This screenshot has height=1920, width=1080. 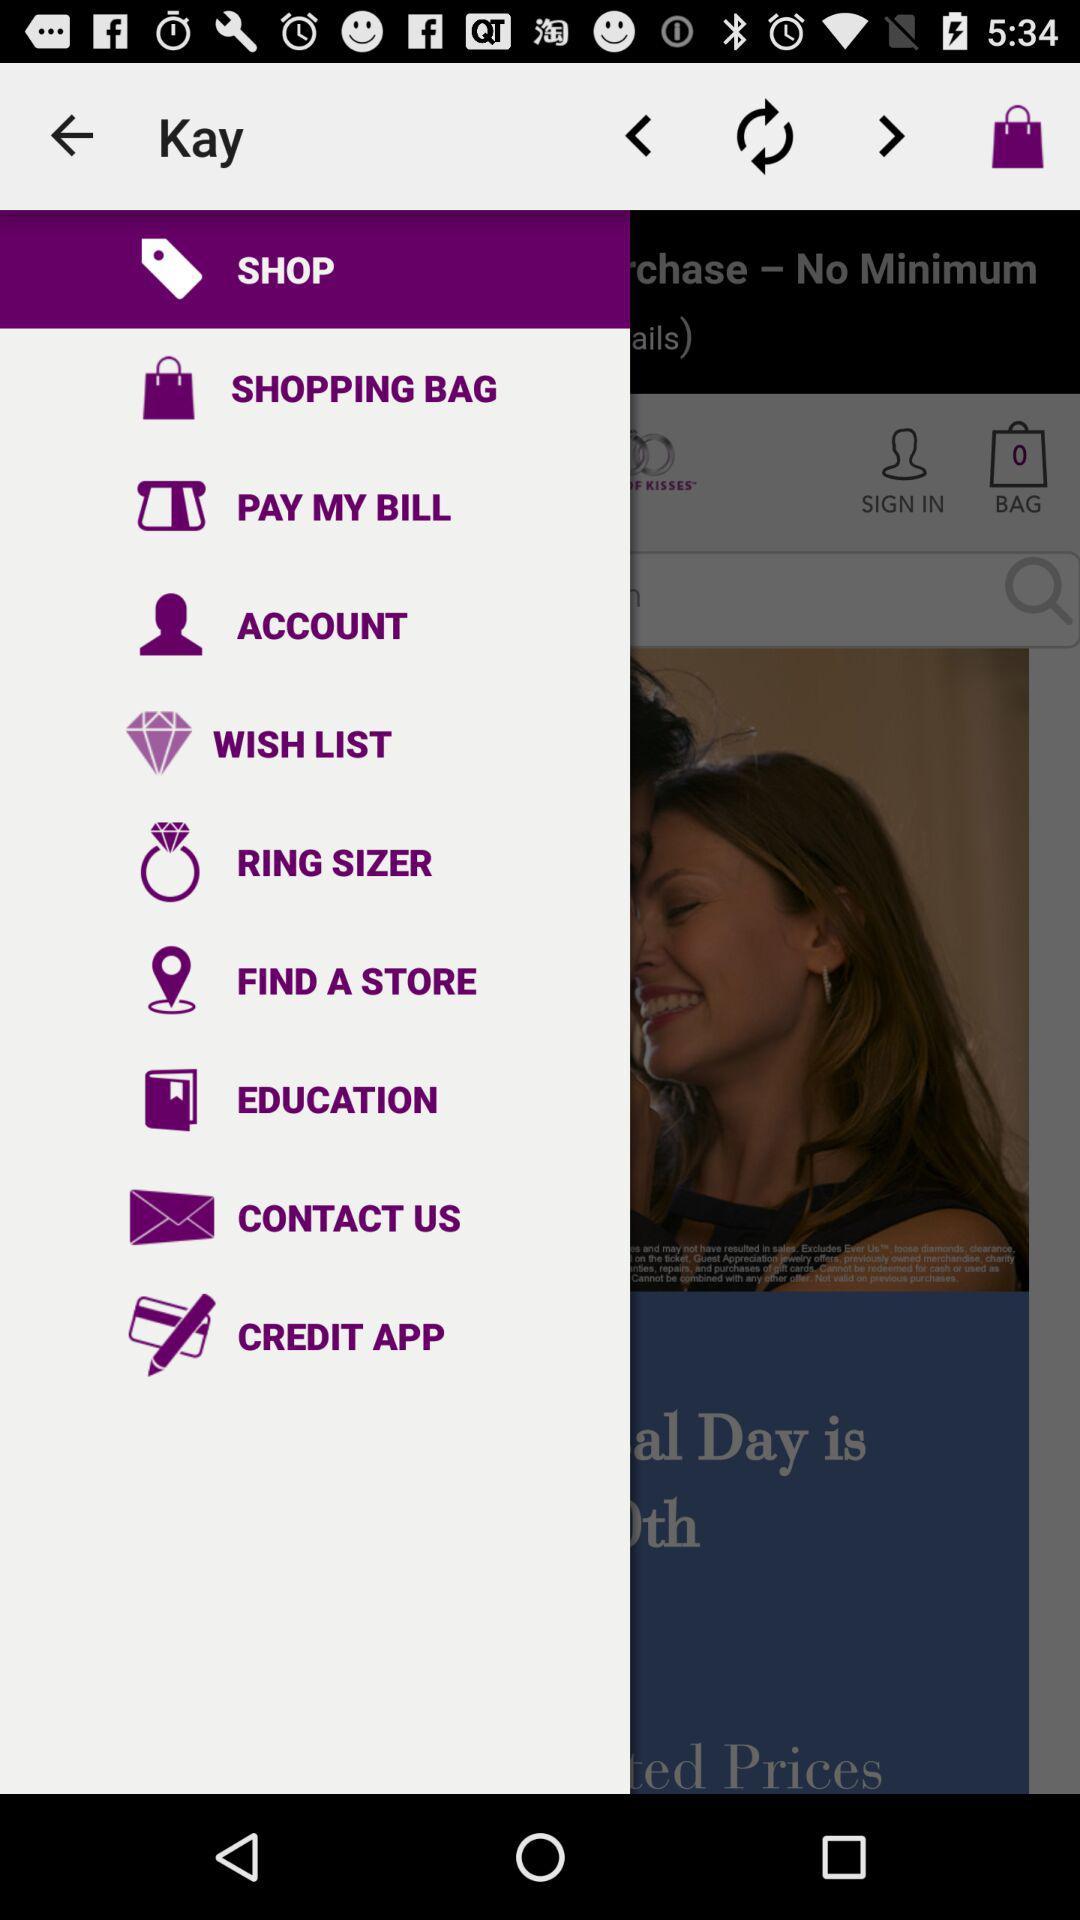 I want to click on button for next item, so click(x=890, y=135).